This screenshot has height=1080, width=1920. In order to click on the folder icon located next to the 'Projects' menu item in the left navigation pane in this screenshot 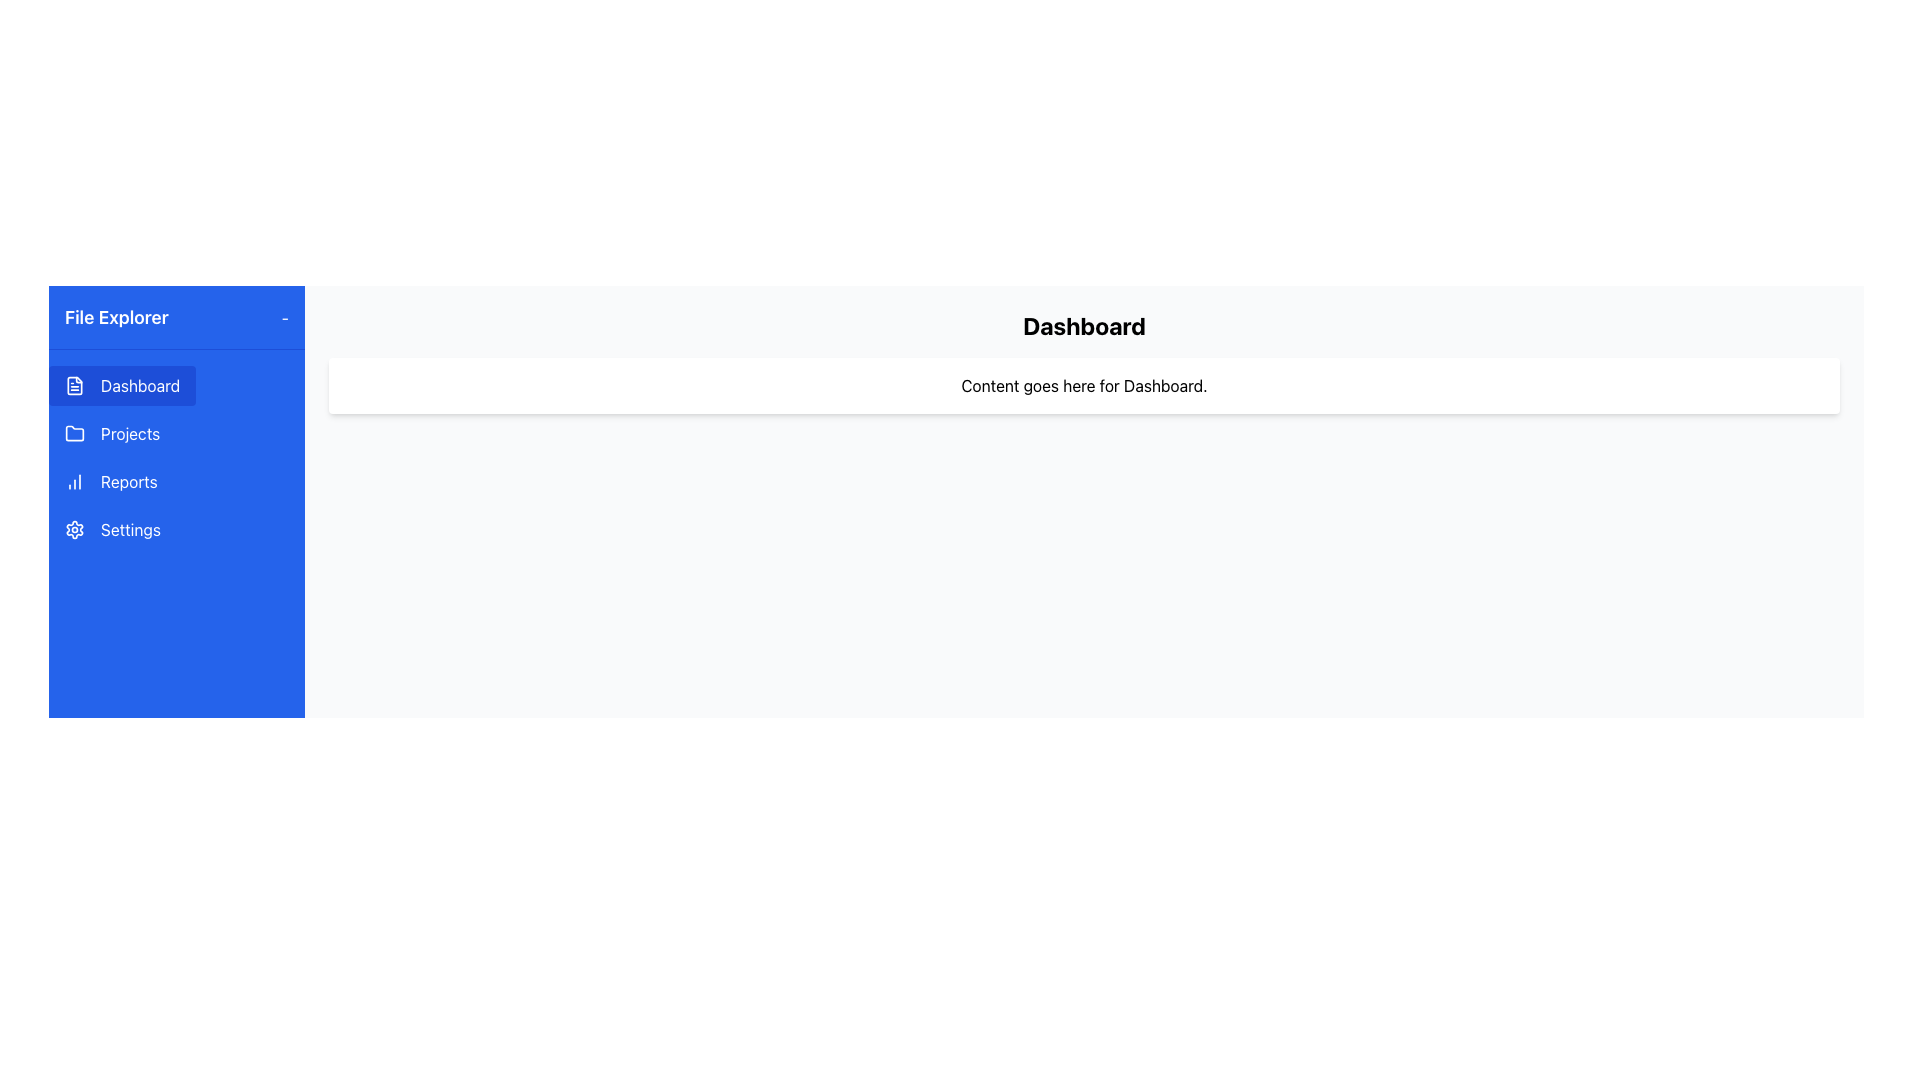, I will do `click(75, 431)`.